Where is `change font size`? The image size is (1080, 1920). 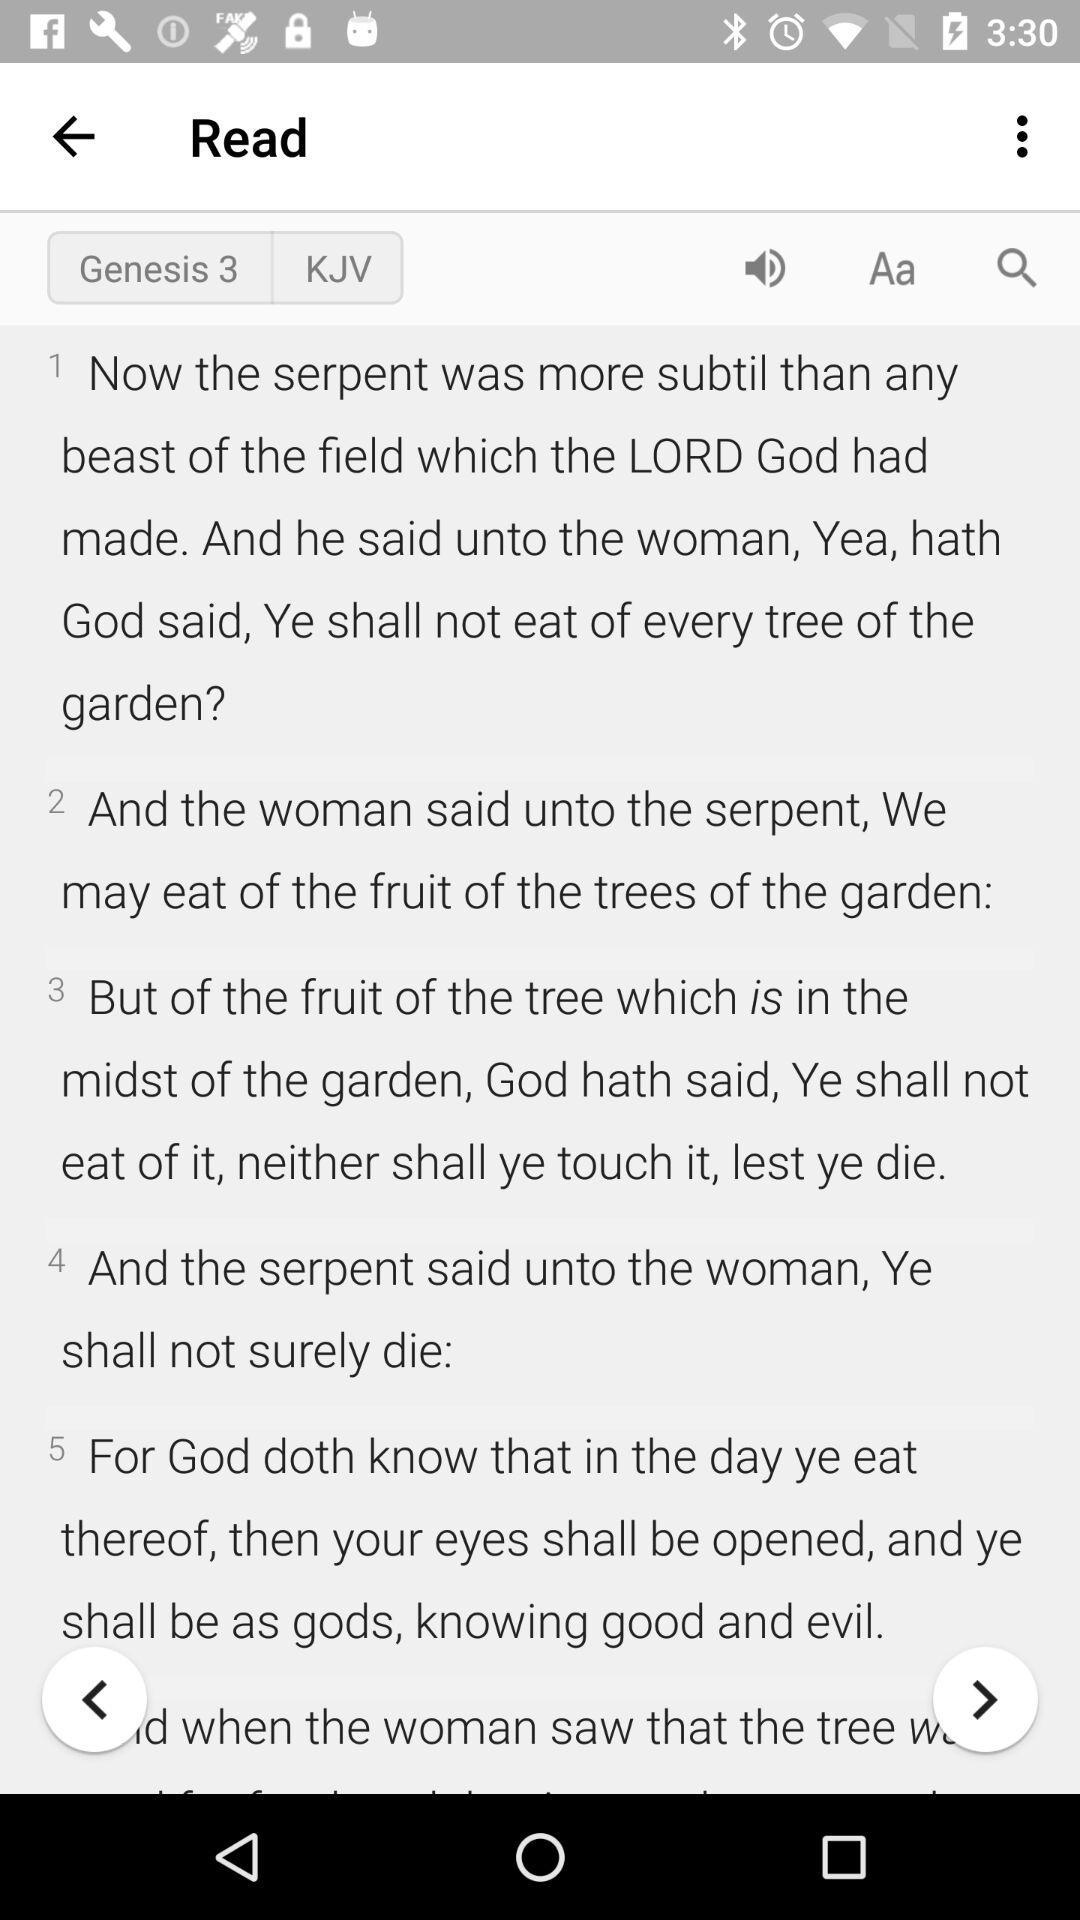 change font size is located at coordinates (890, 266).